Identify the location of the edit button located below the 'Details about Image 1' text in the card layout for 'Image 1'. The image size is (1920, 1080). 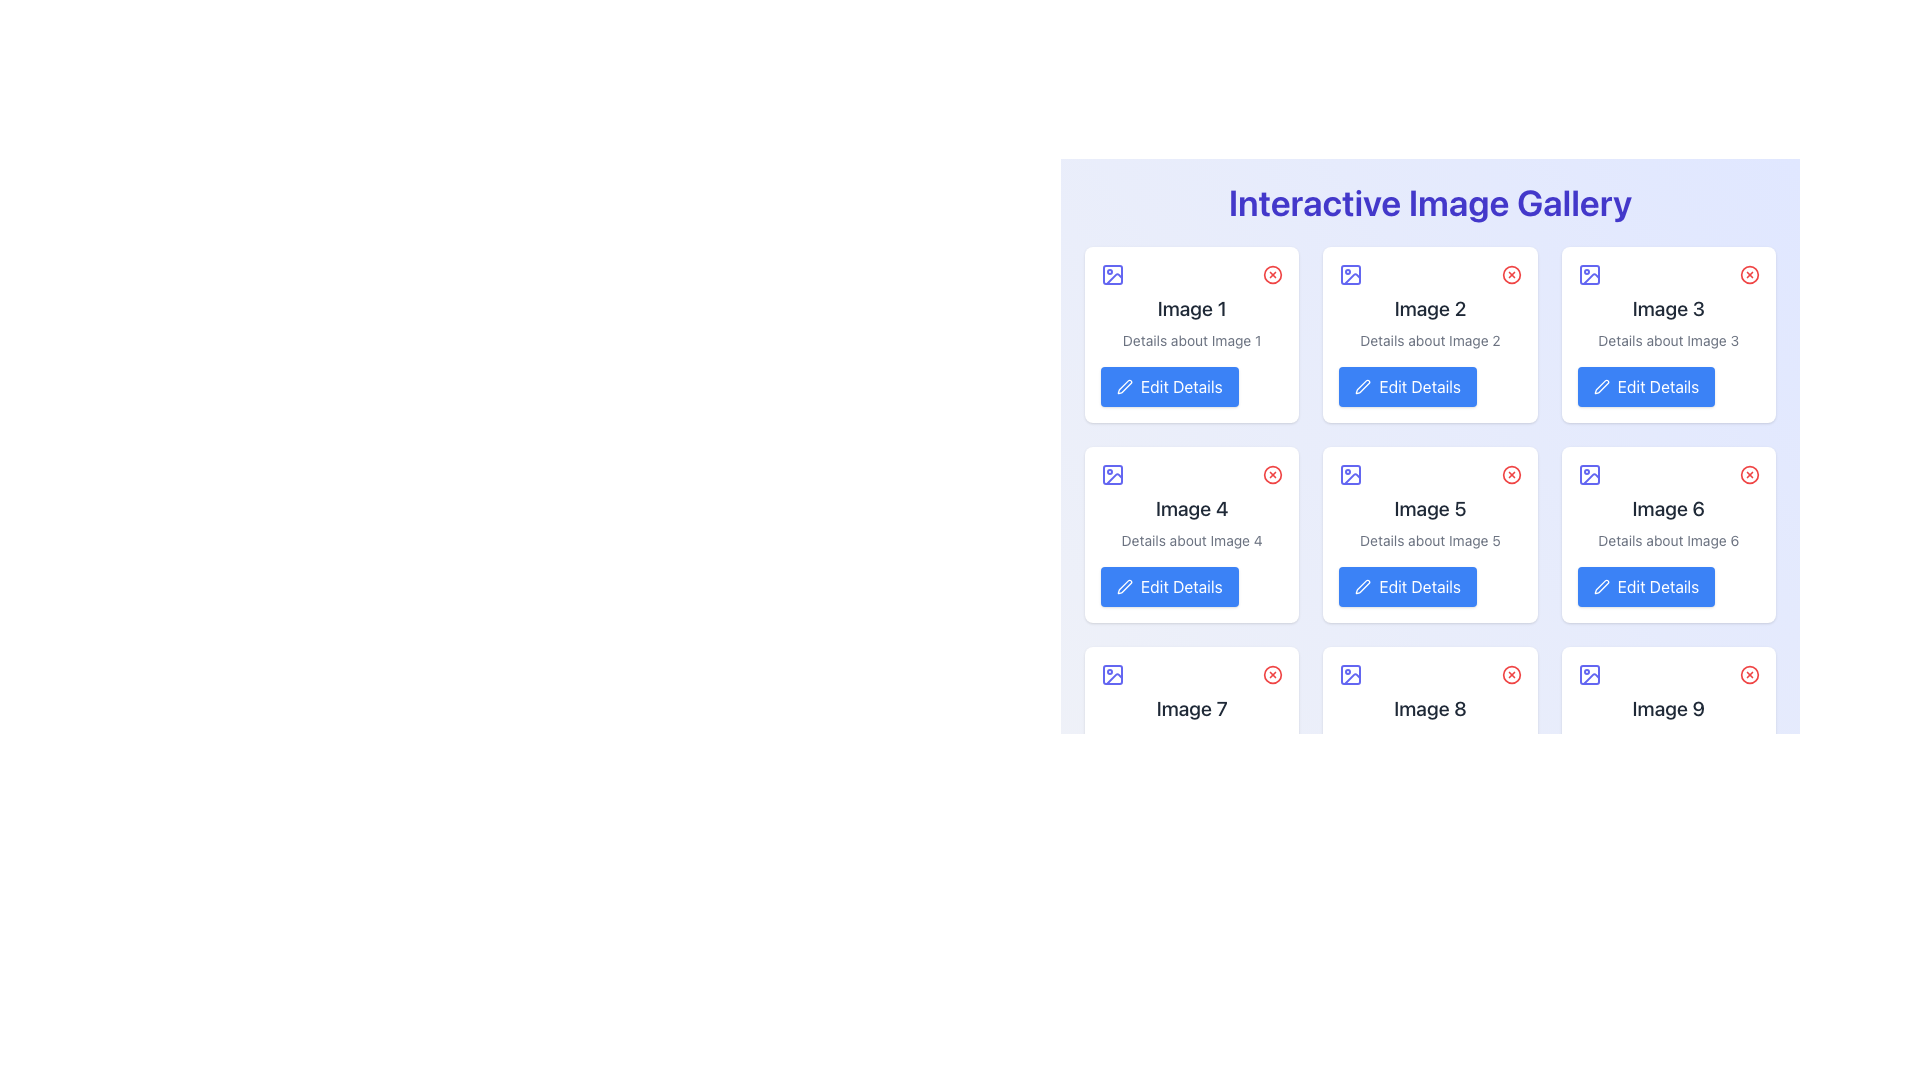
(1169, 386).